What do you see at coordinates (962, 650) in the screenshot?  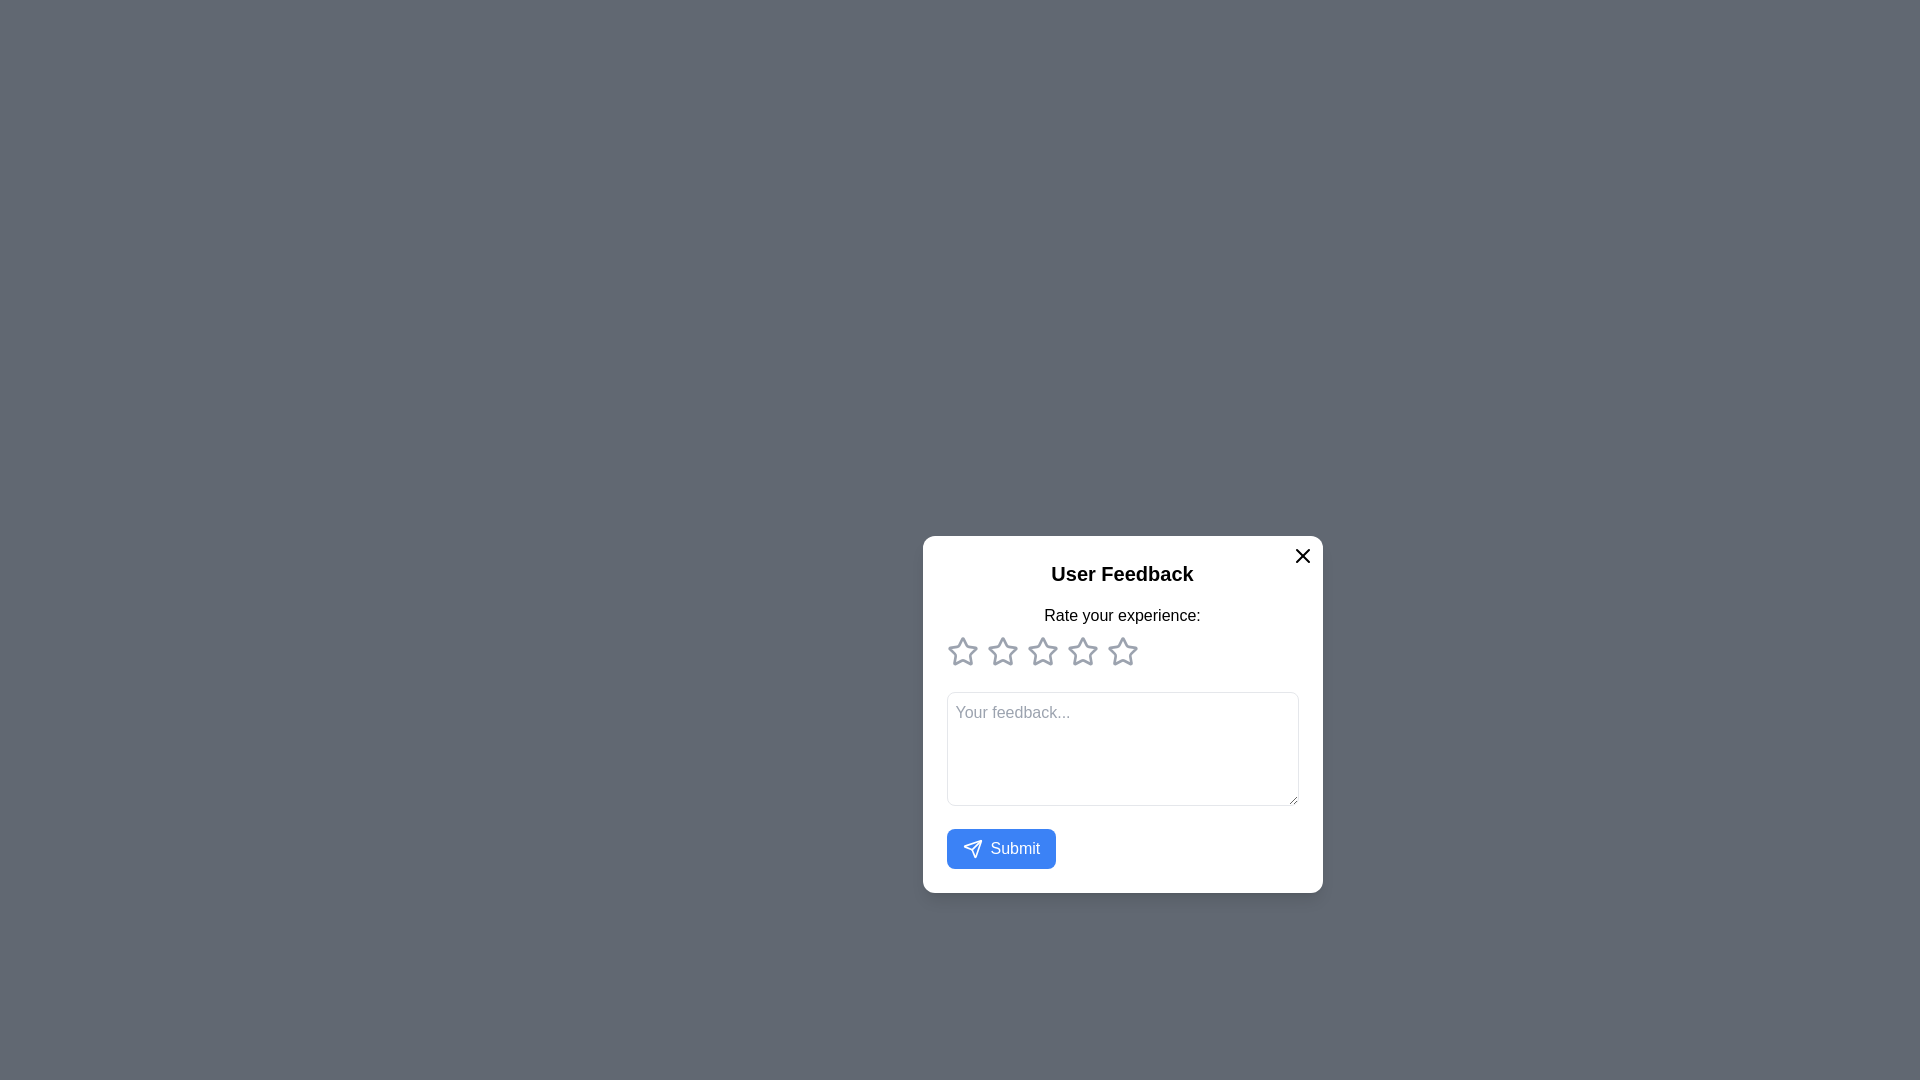 I see `the first star-shaped rating icon outlined in grey with a hollow center in the 'Rate your experience' section of the 'User Feedback' modal box` at bounding box center [962, 650].